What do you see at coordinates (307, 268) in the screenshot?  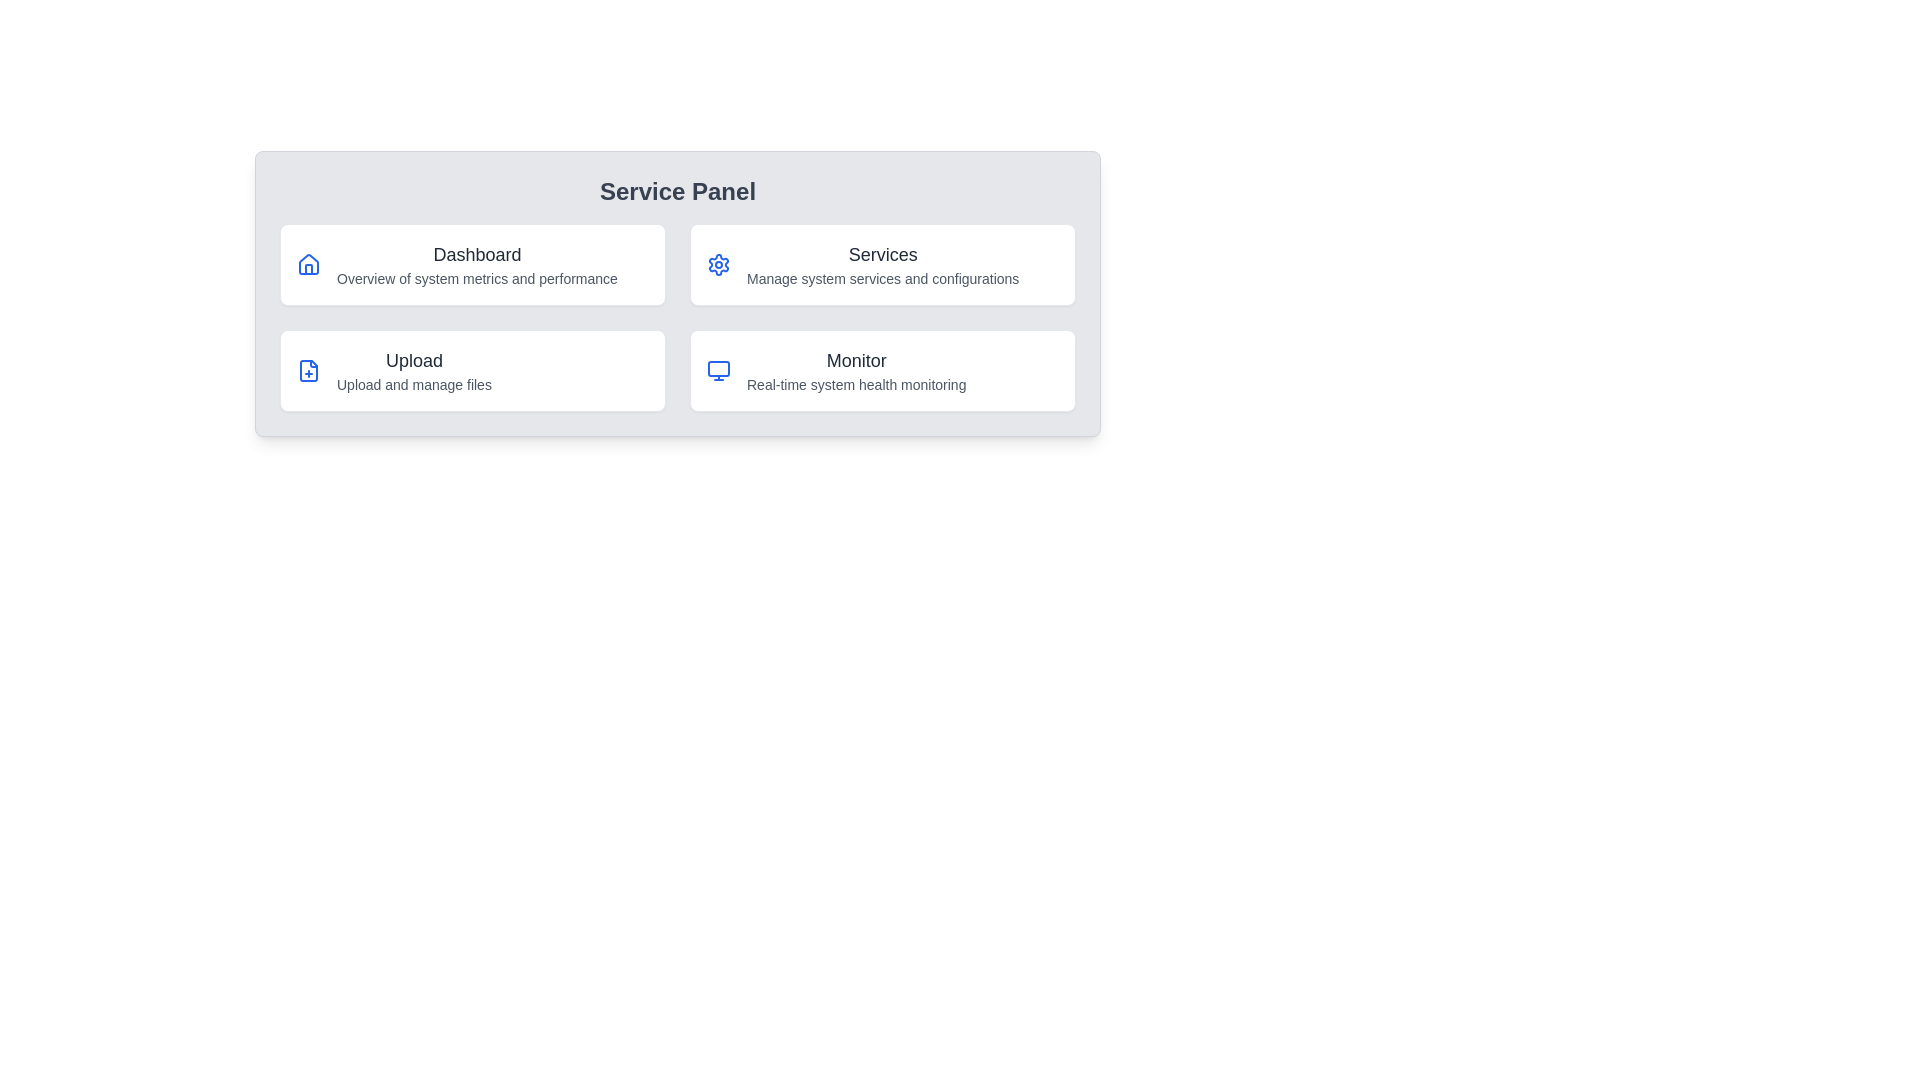 I see `the visual part of the house icon, which symbolizes a building and is located at the base of the house icon to the left of the 'Dashboard' text within the 'Dashboard' card` at bounding box center [307, 268].